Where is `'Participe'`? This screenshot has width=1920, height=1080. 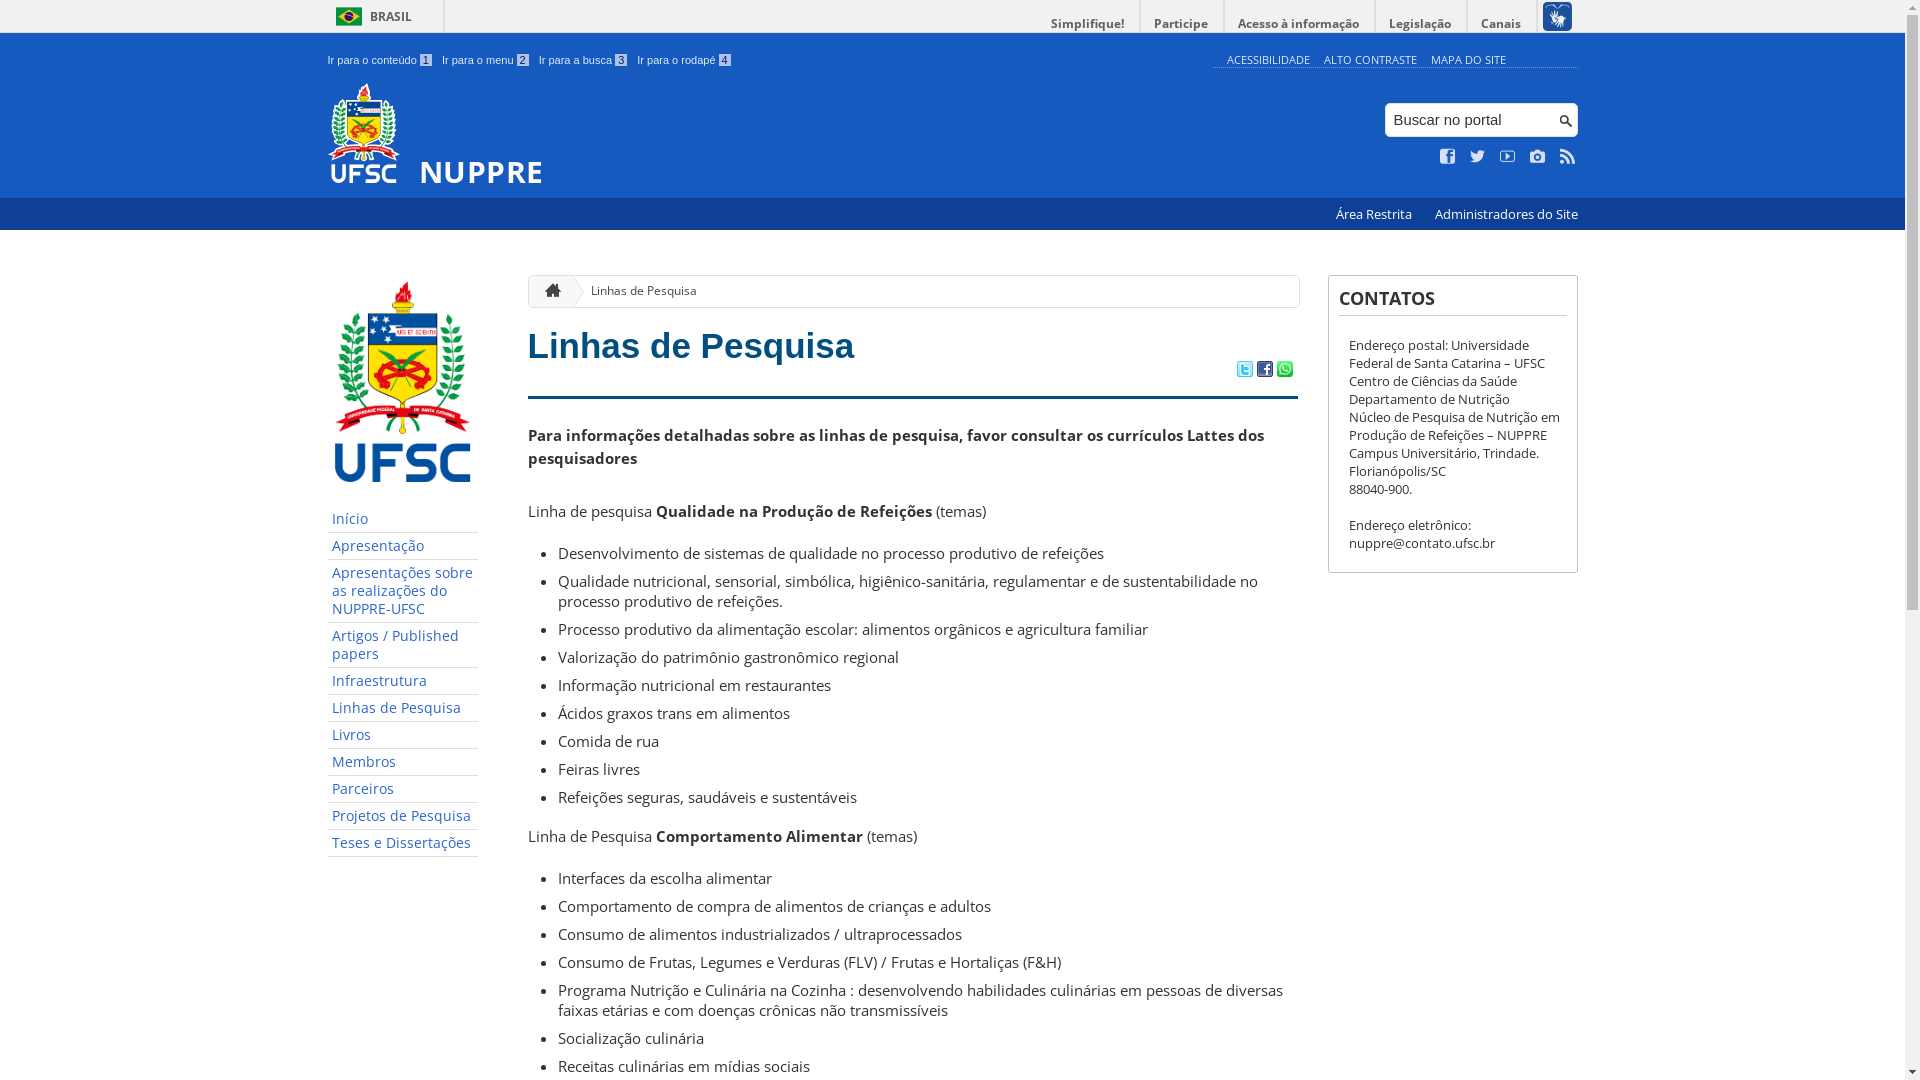 'Participe' is located at coordinates (1180, 23).